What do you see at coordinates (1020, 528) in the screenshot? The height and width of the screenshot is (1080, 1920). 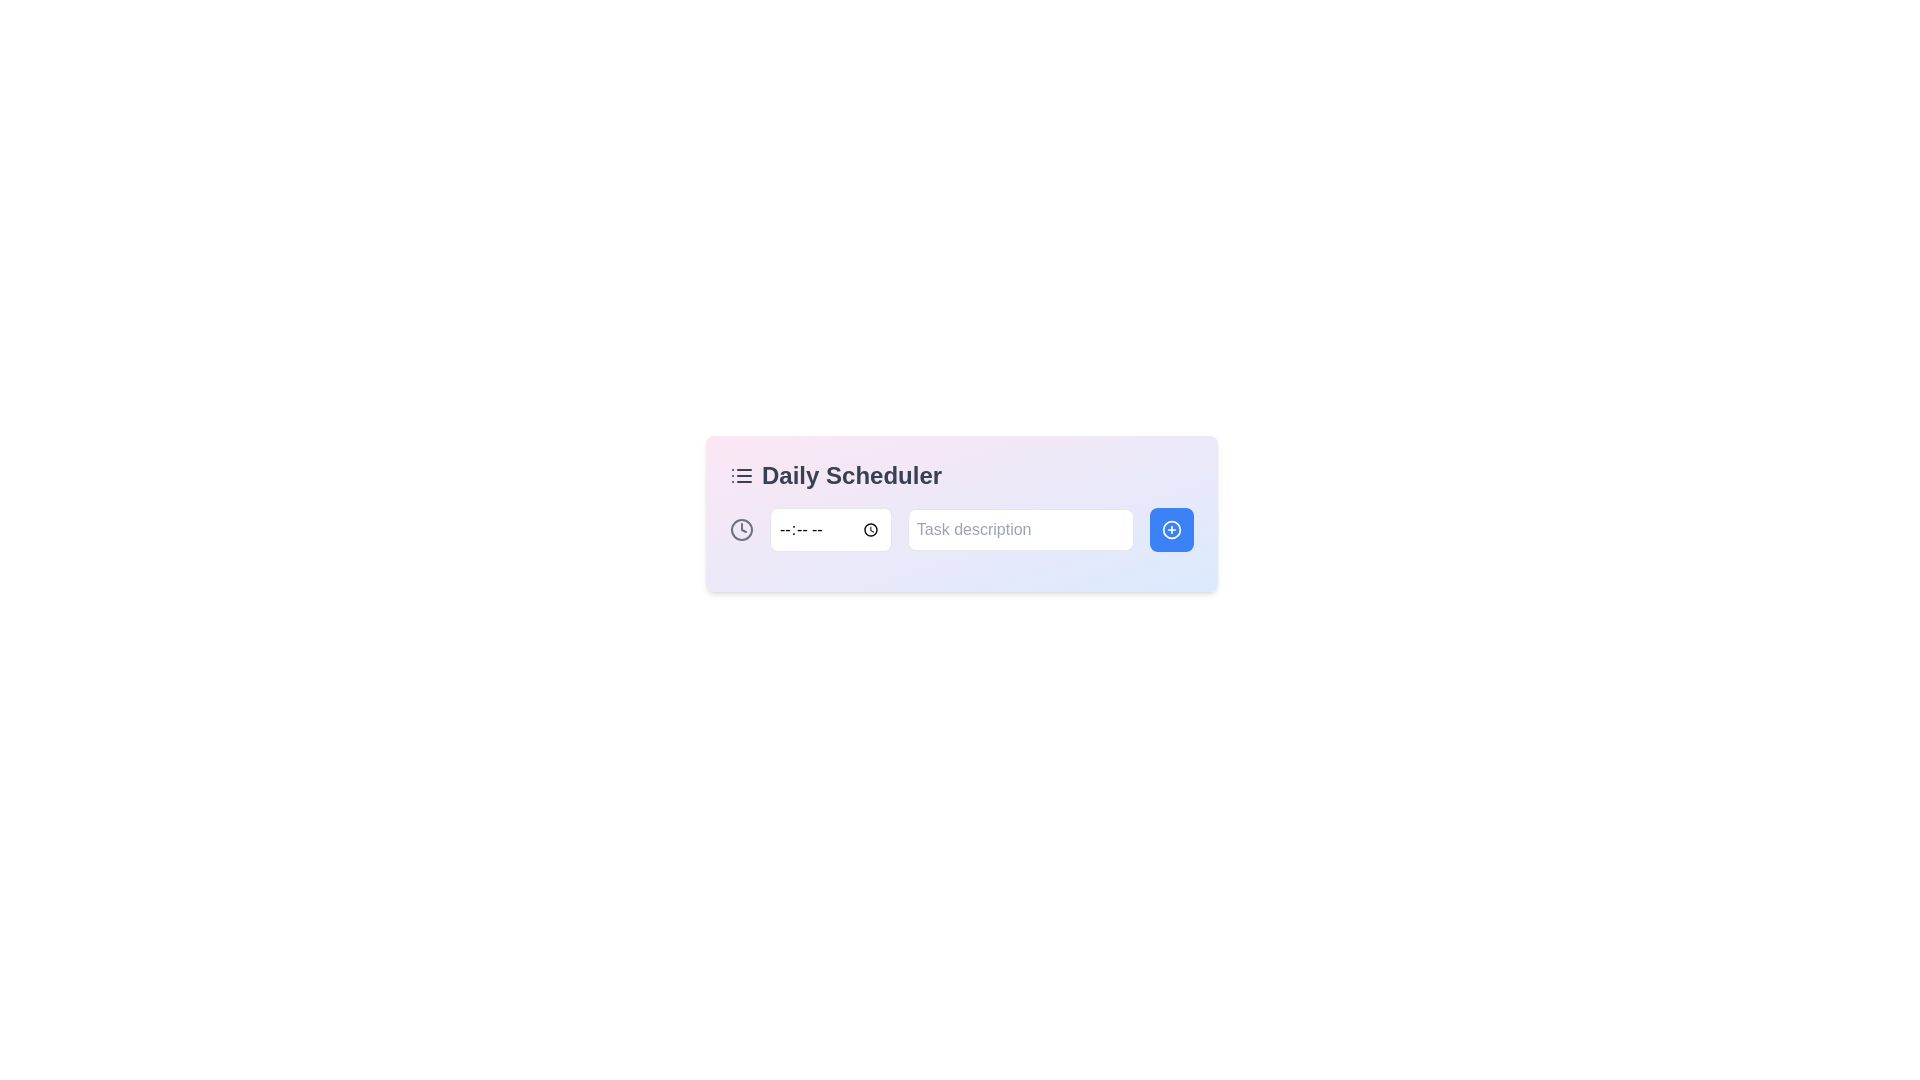 I see `the rectangular text input field with a placeholder 'Task description' to focus on it` at bounding box center [1020, 528].